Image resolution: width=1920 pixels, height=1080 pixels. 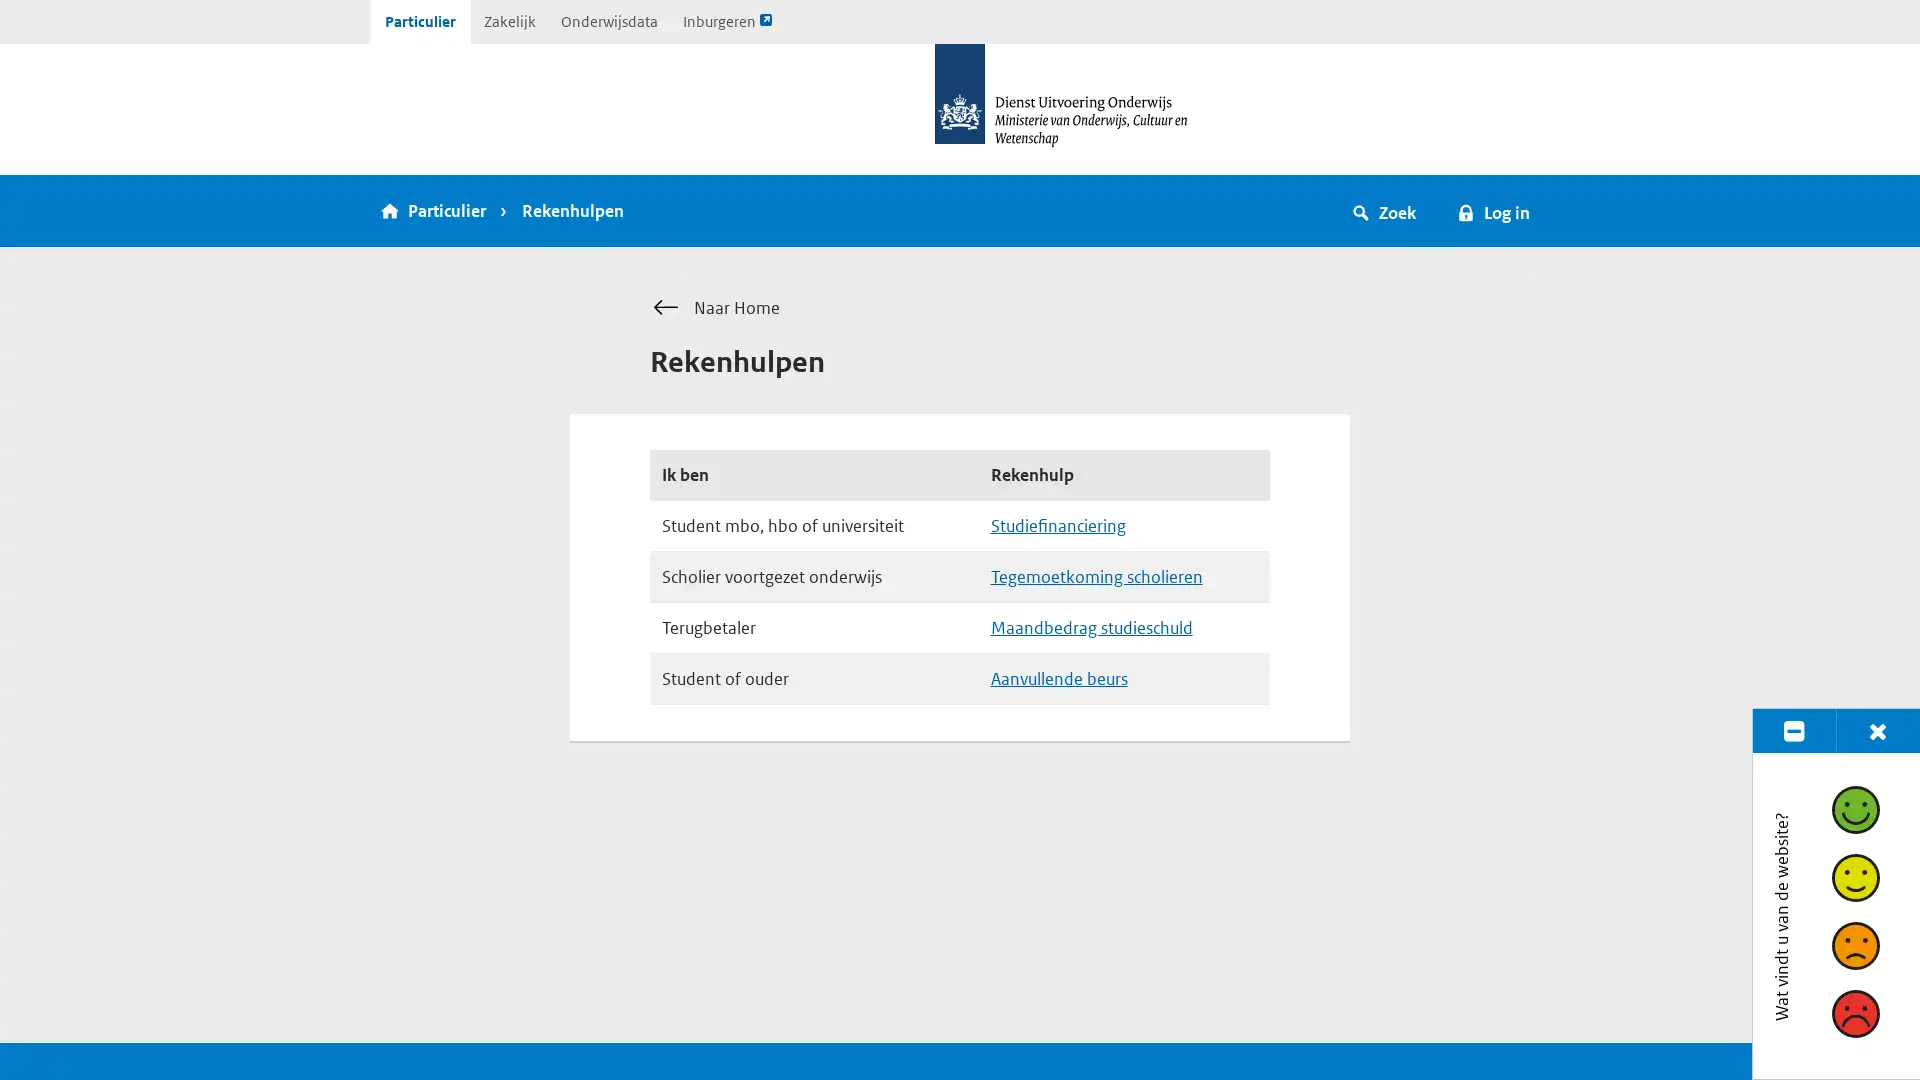 I want to click on Slecht, so click(x=1853, y=1013).